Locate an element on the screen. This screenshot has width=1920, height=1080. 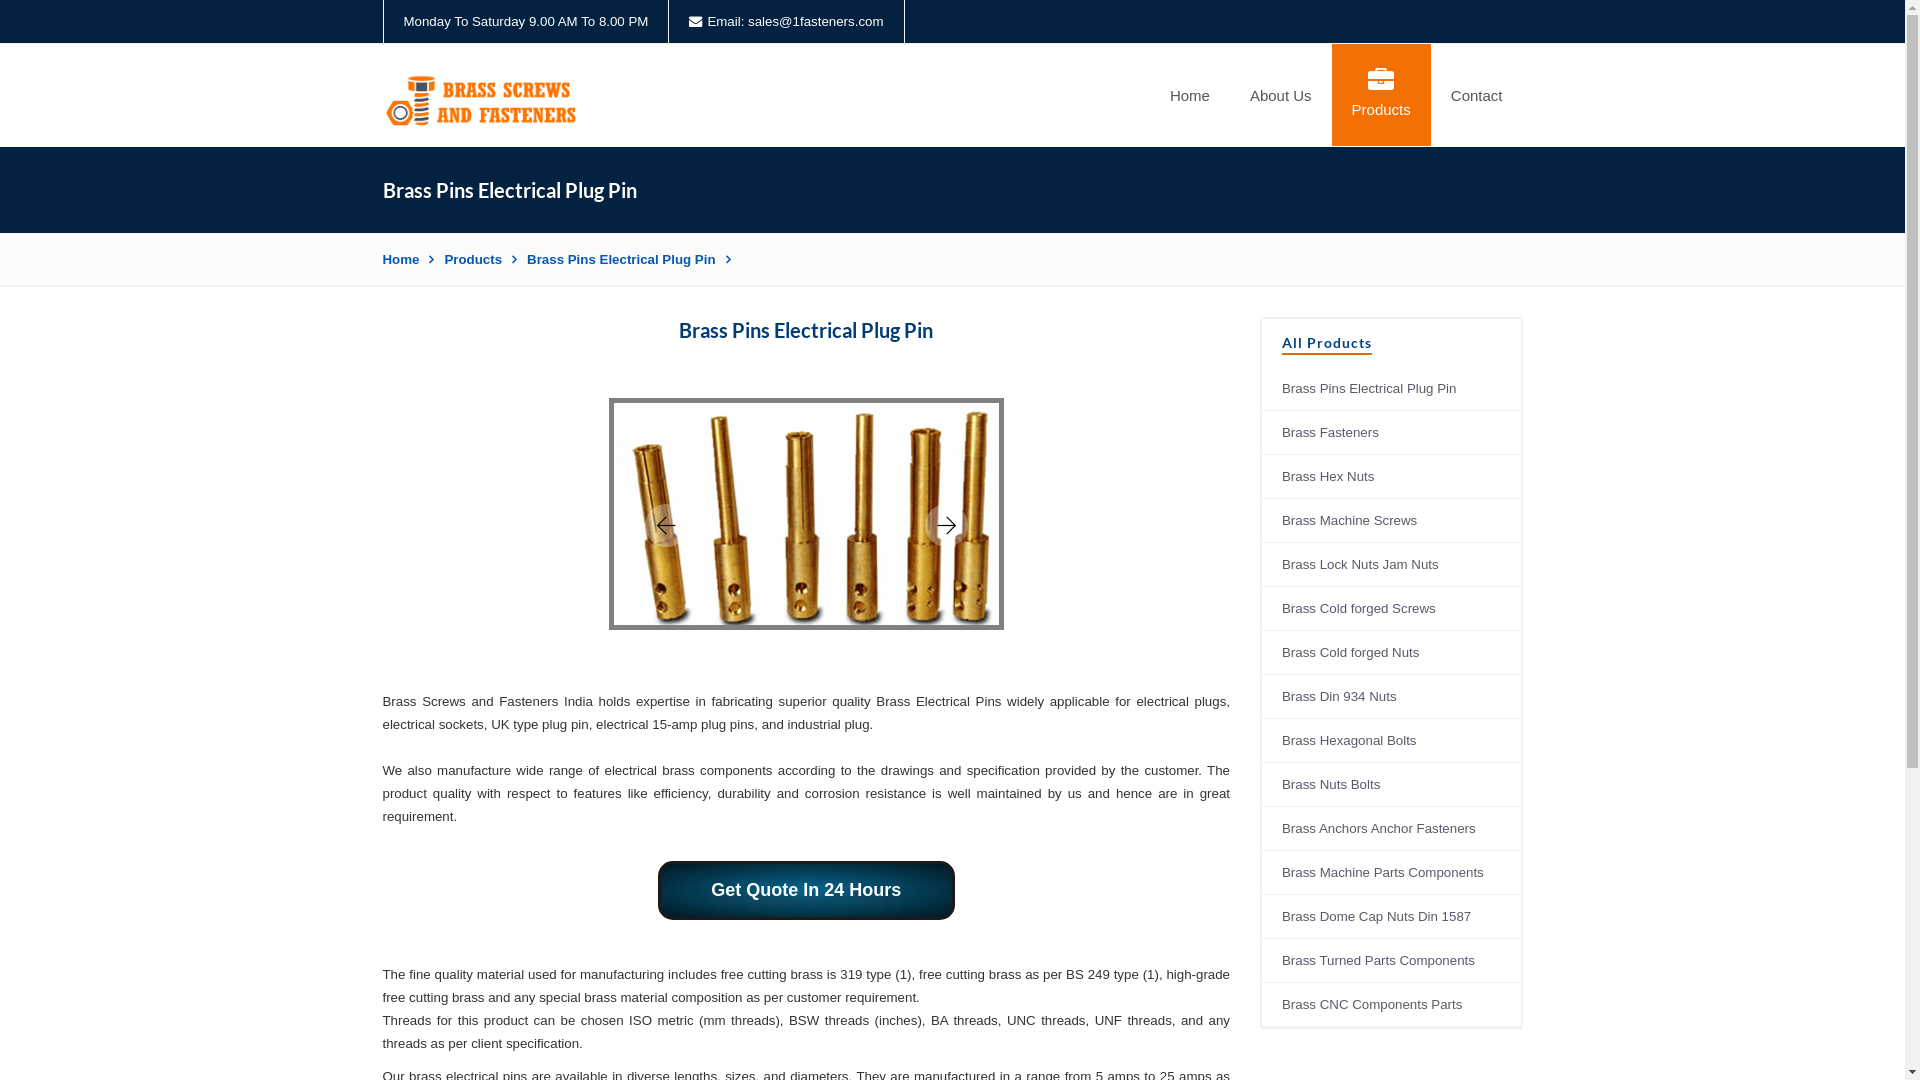
'Brass Pins Electrical Plug Pin' is located at coordinates (627, 258).